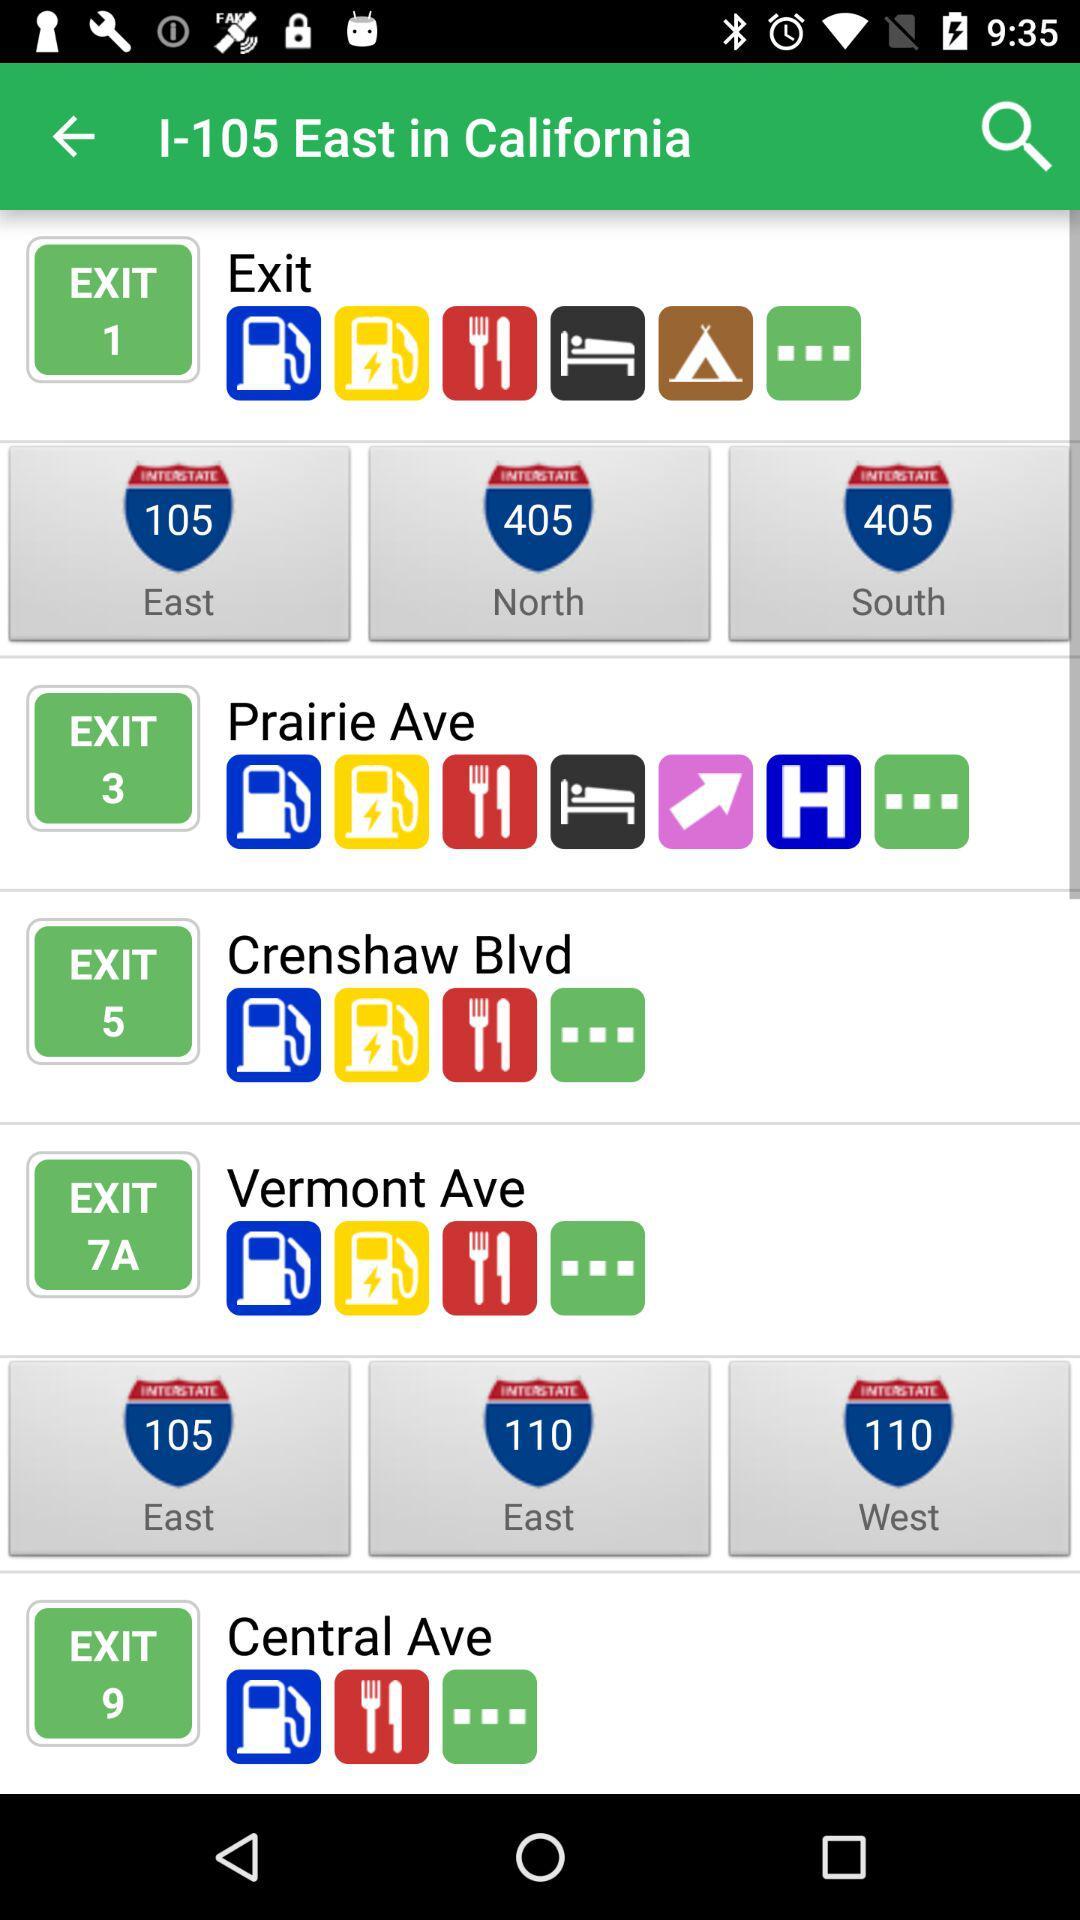 This screenshot has height=1920, width=1080. What do you see at coordinates (72, 135) in the screenshot?
I see `the app next to i 105 east app` at bounding box center [72, 135].